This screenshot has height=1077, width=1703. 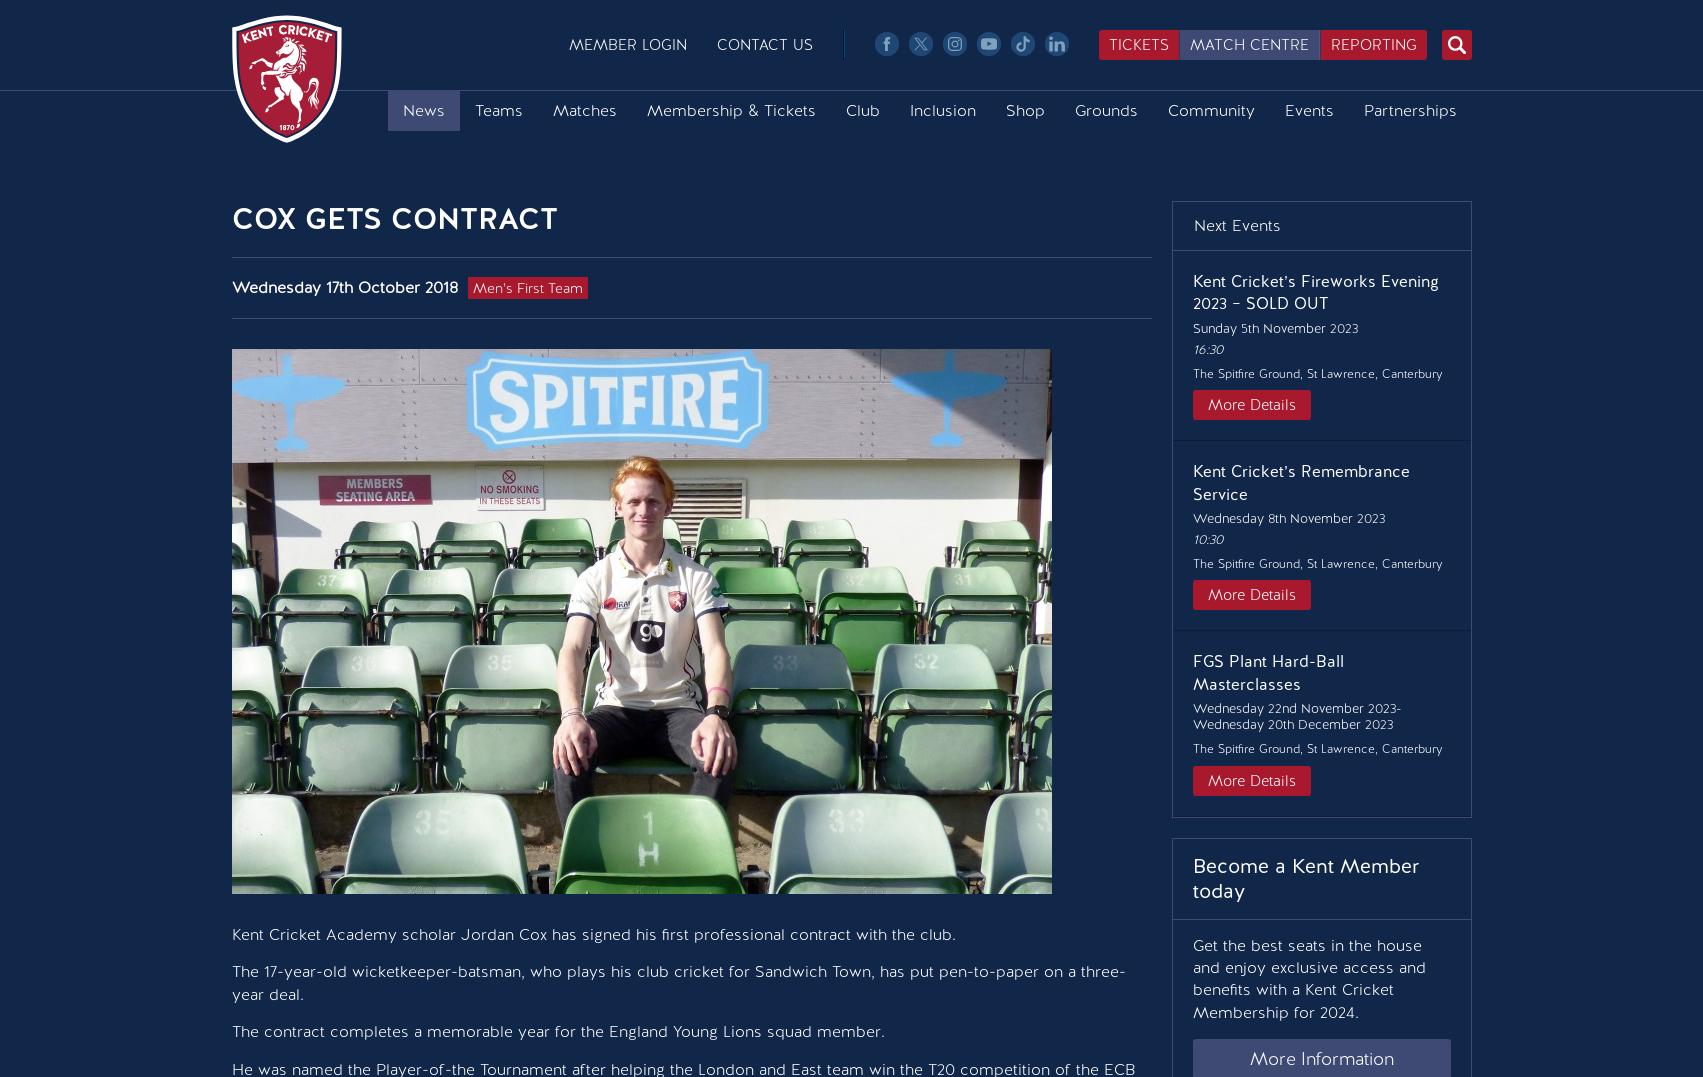 What do you see at coordinates (461, 284) in the screenshot?
I see `'South East Stars'` at bounding box center [461, 284].